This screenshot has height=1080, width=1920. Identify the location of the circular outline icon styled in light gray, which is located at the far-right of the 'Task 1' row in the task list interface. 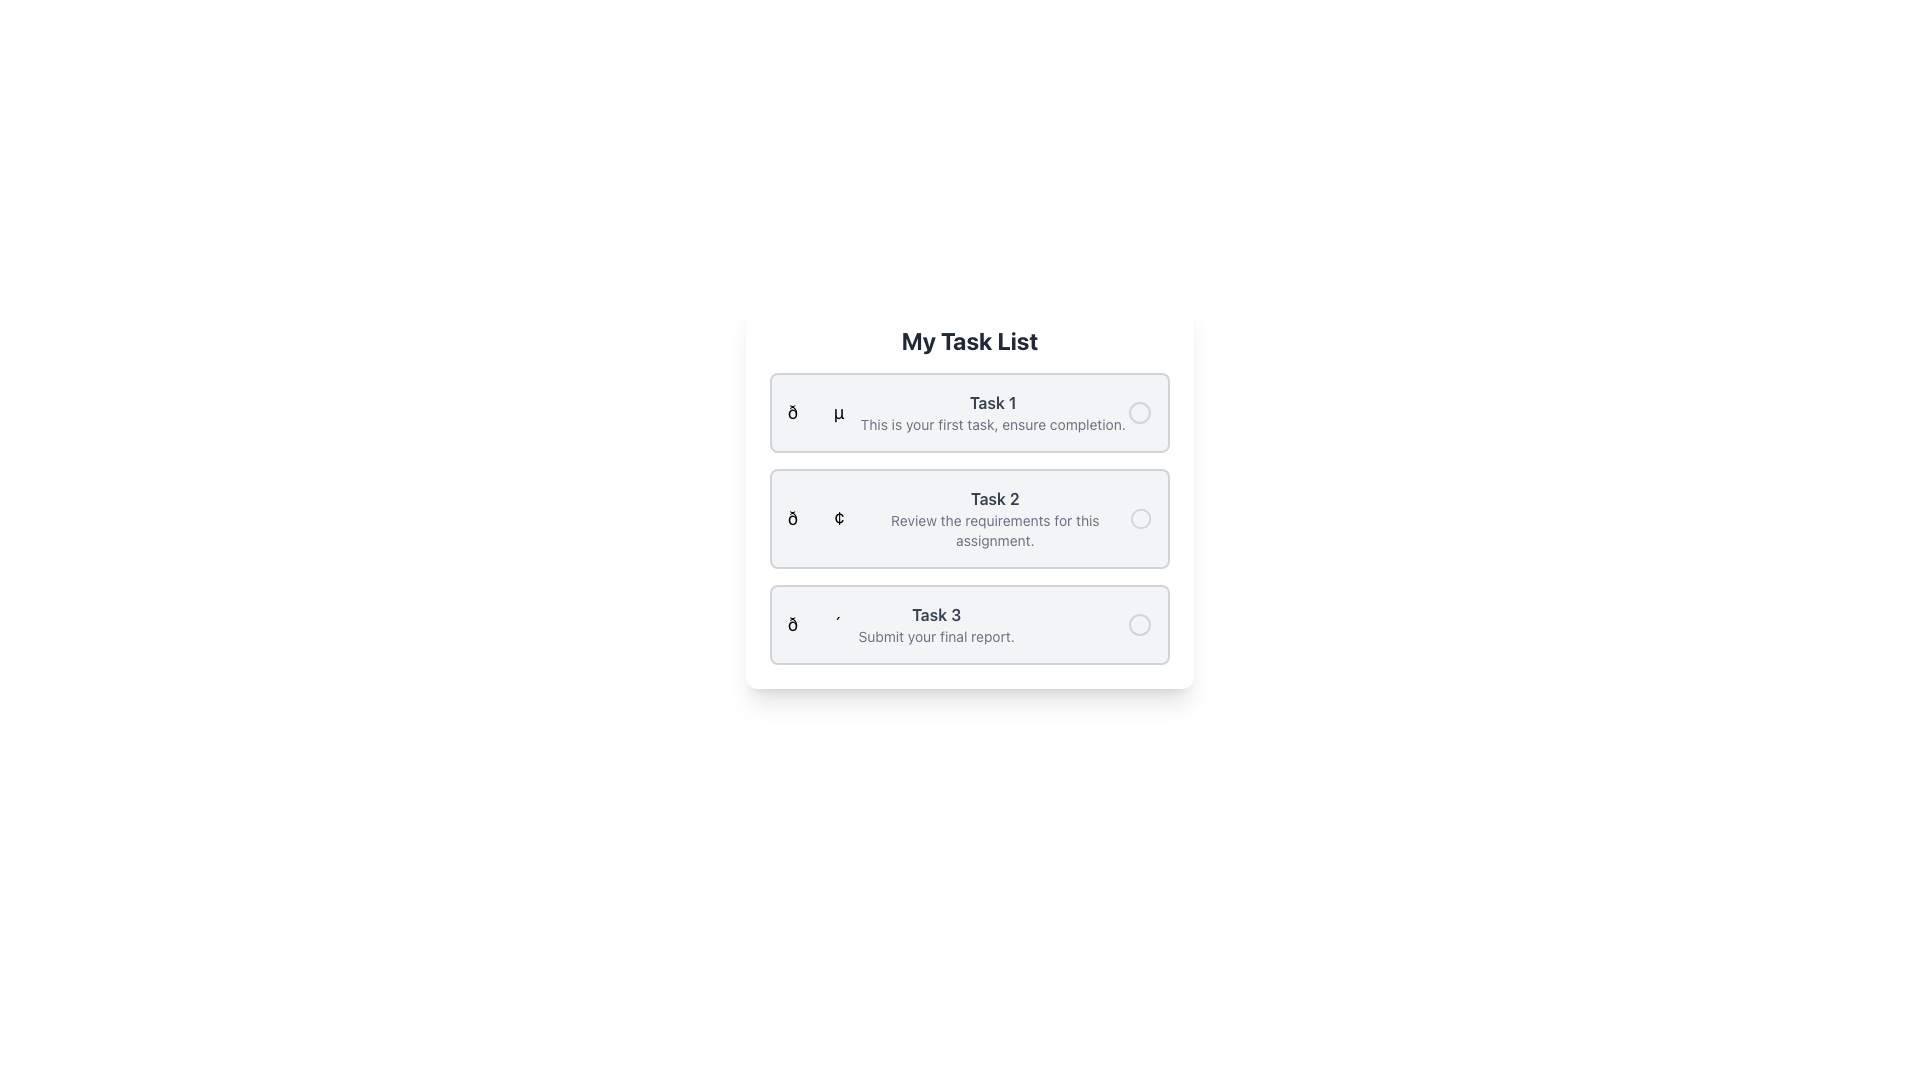
(1140, 411).